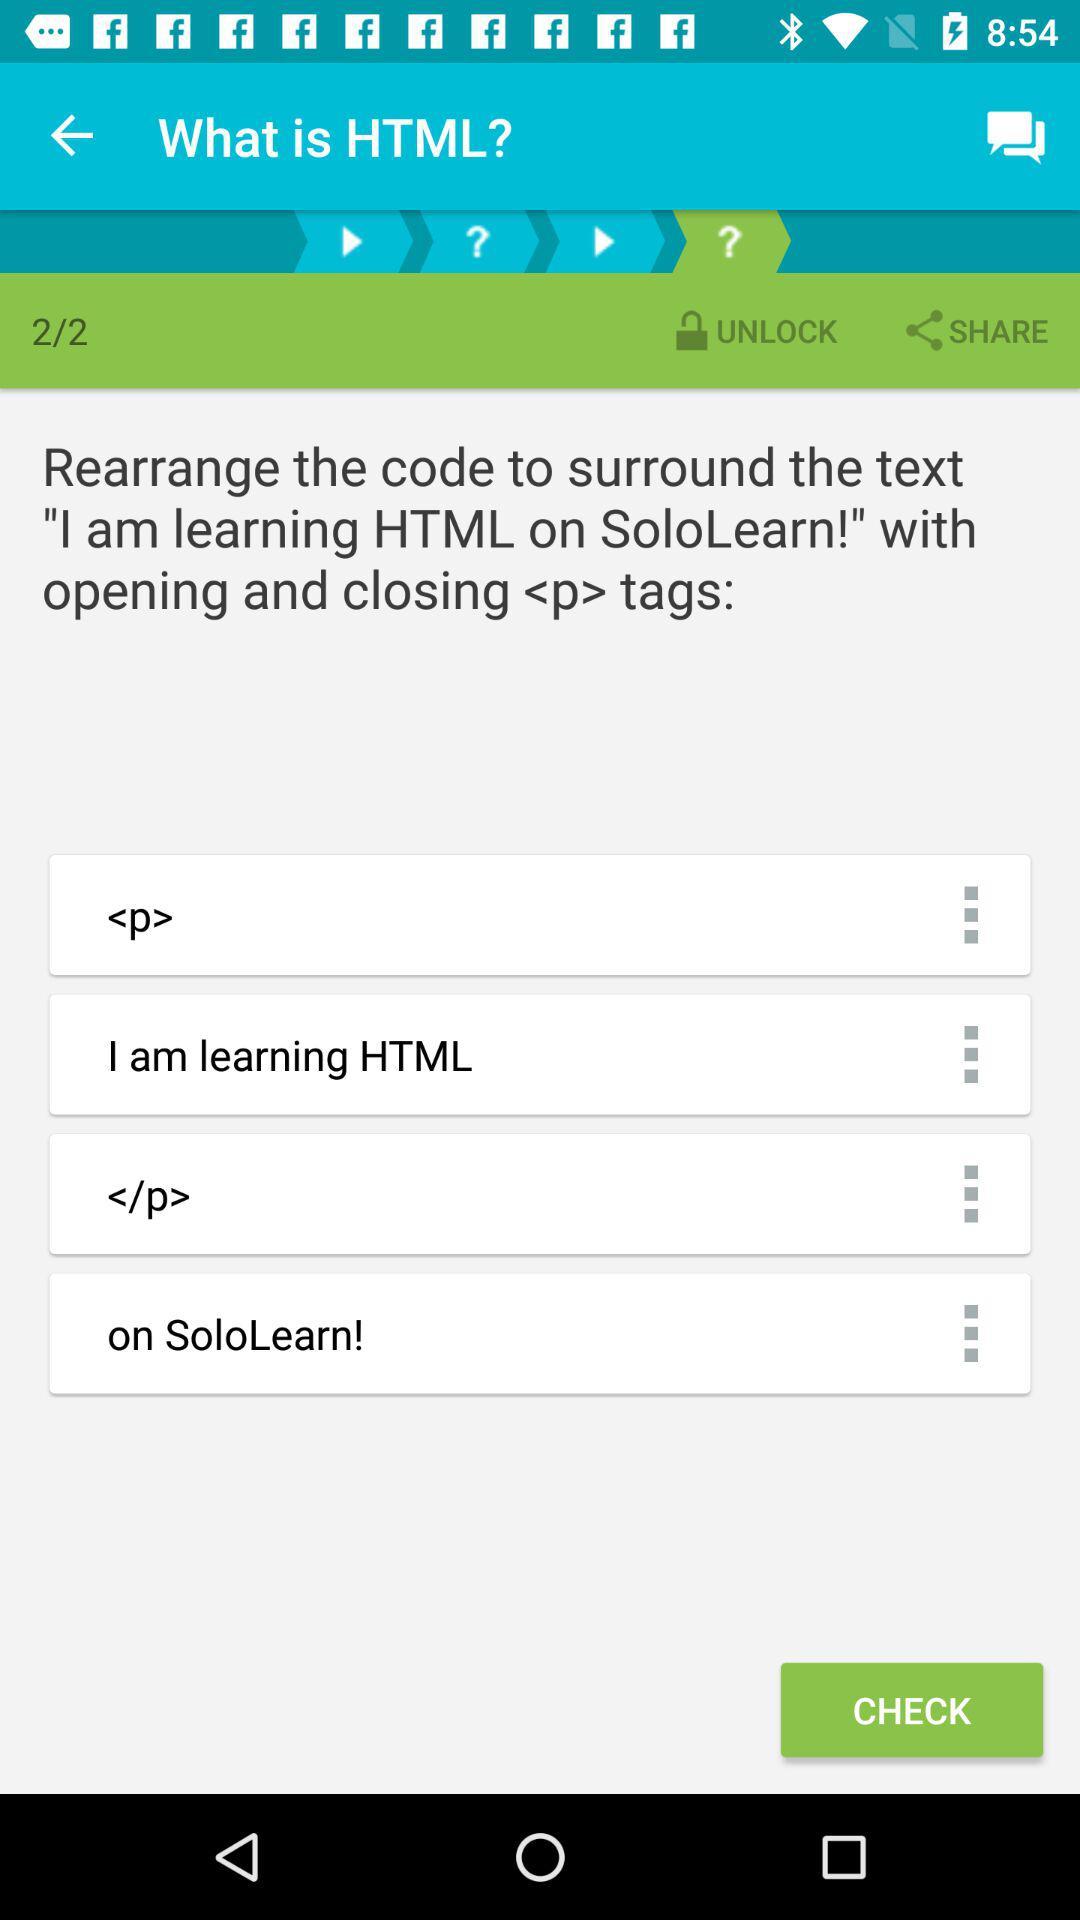 Image resolution: width=1080 pixels, height=1920 pixels. I want to click on check box, so click(911, 1708).